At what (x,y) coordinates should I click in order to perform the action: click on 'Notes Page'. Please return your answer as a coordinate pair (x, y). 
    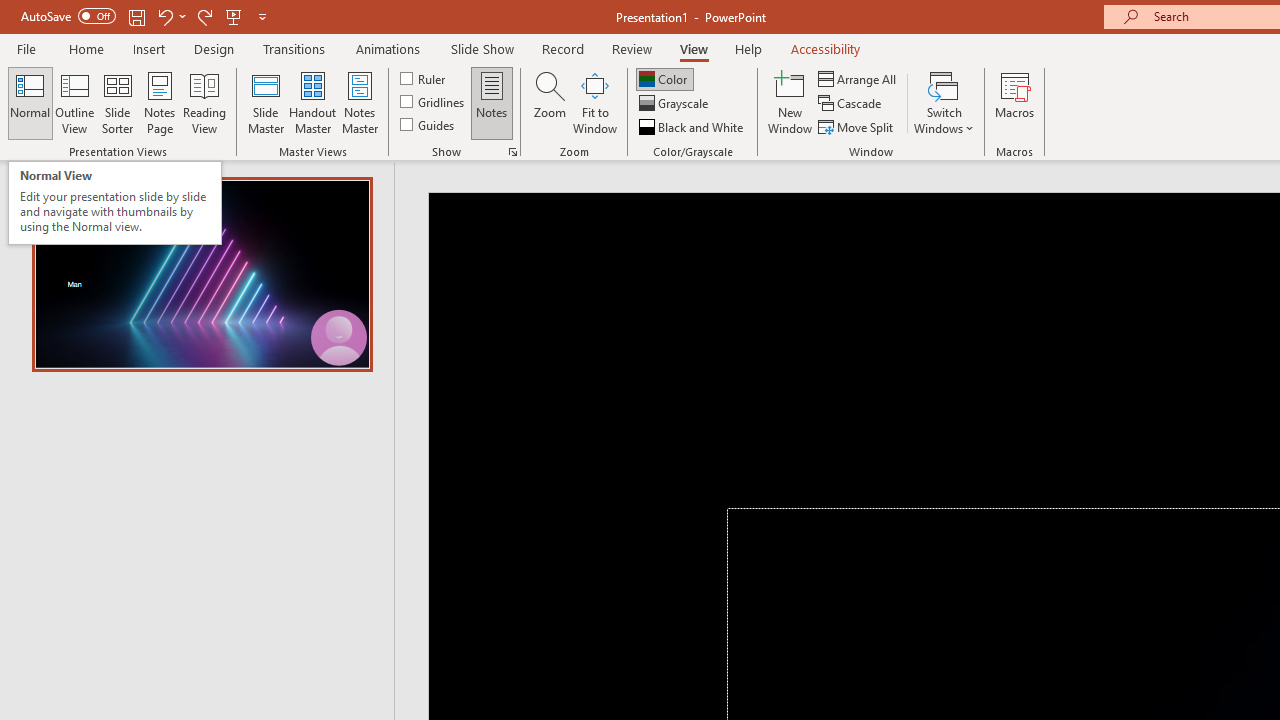
    Looking at the image, I should click on (160, 103).